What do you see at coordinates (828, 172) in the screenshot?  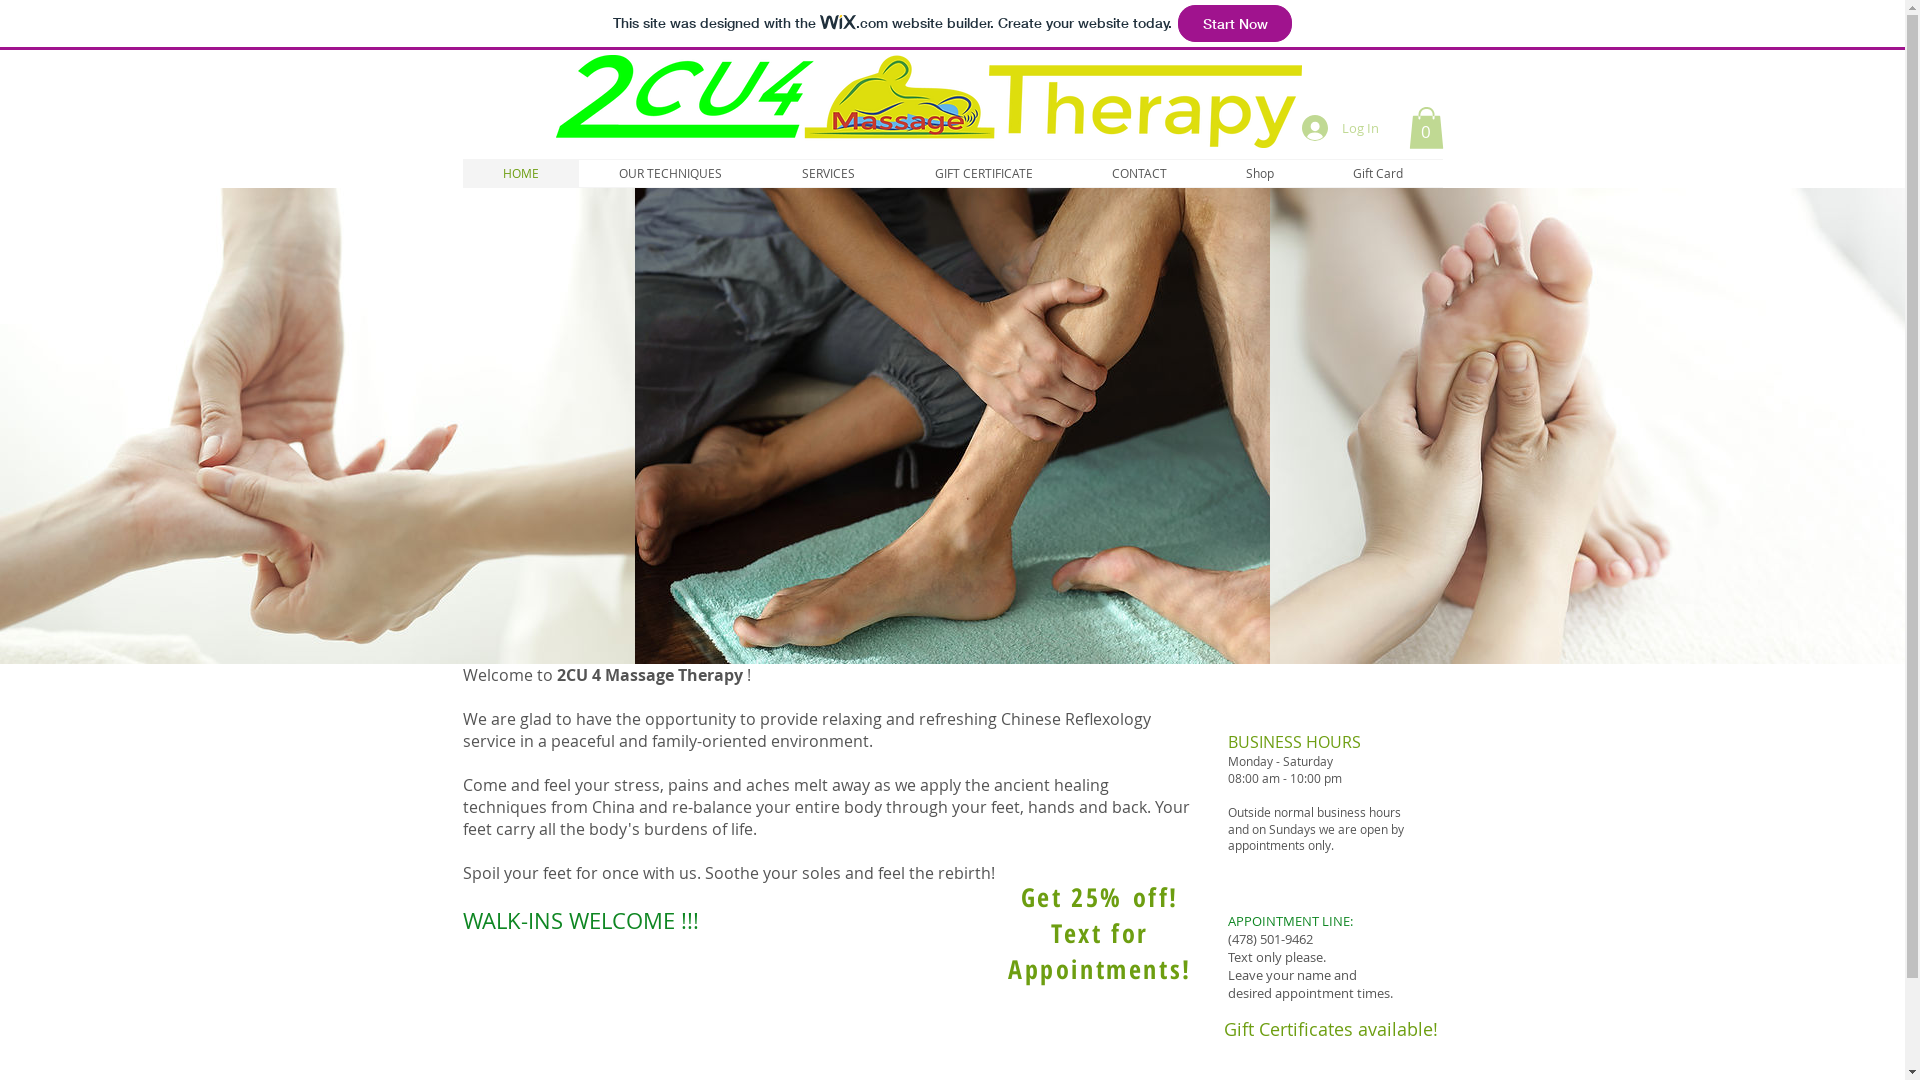 I see `'SERVICES'` at bounding box center [828, 172].